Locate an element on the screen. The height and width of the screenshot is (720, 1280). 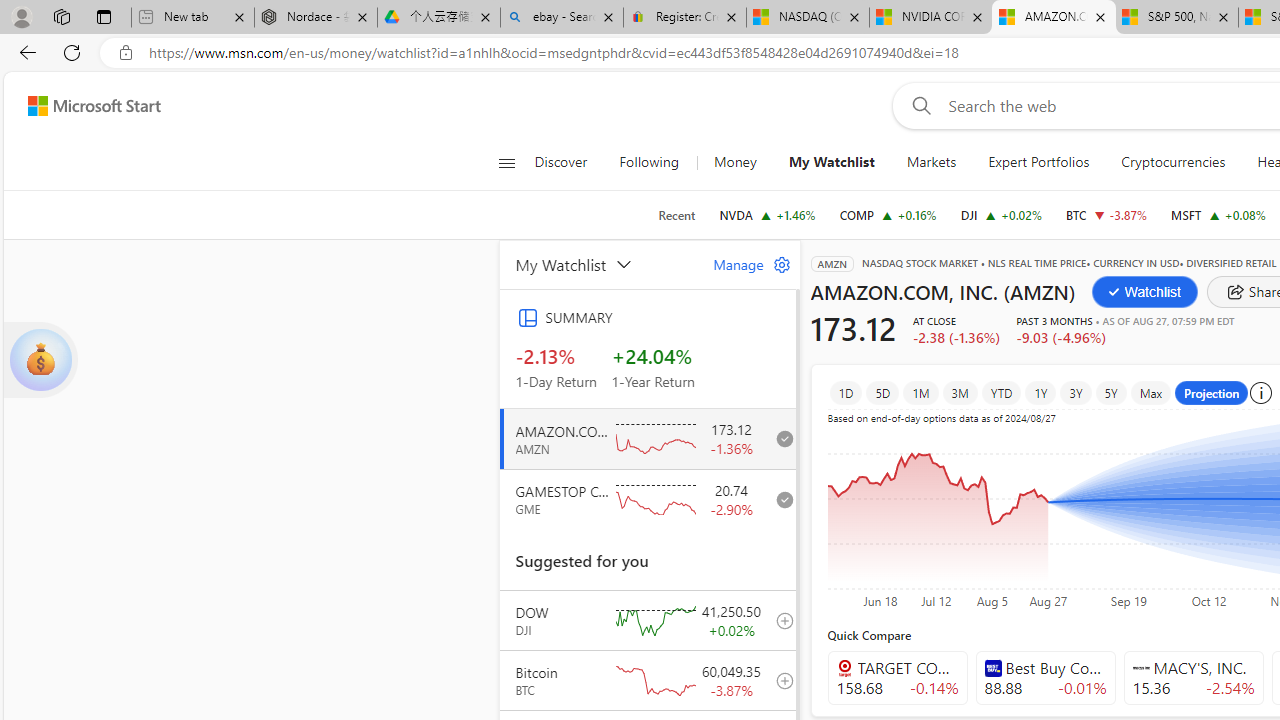
'Microsoft Start' is located at coordinates (93, 105).